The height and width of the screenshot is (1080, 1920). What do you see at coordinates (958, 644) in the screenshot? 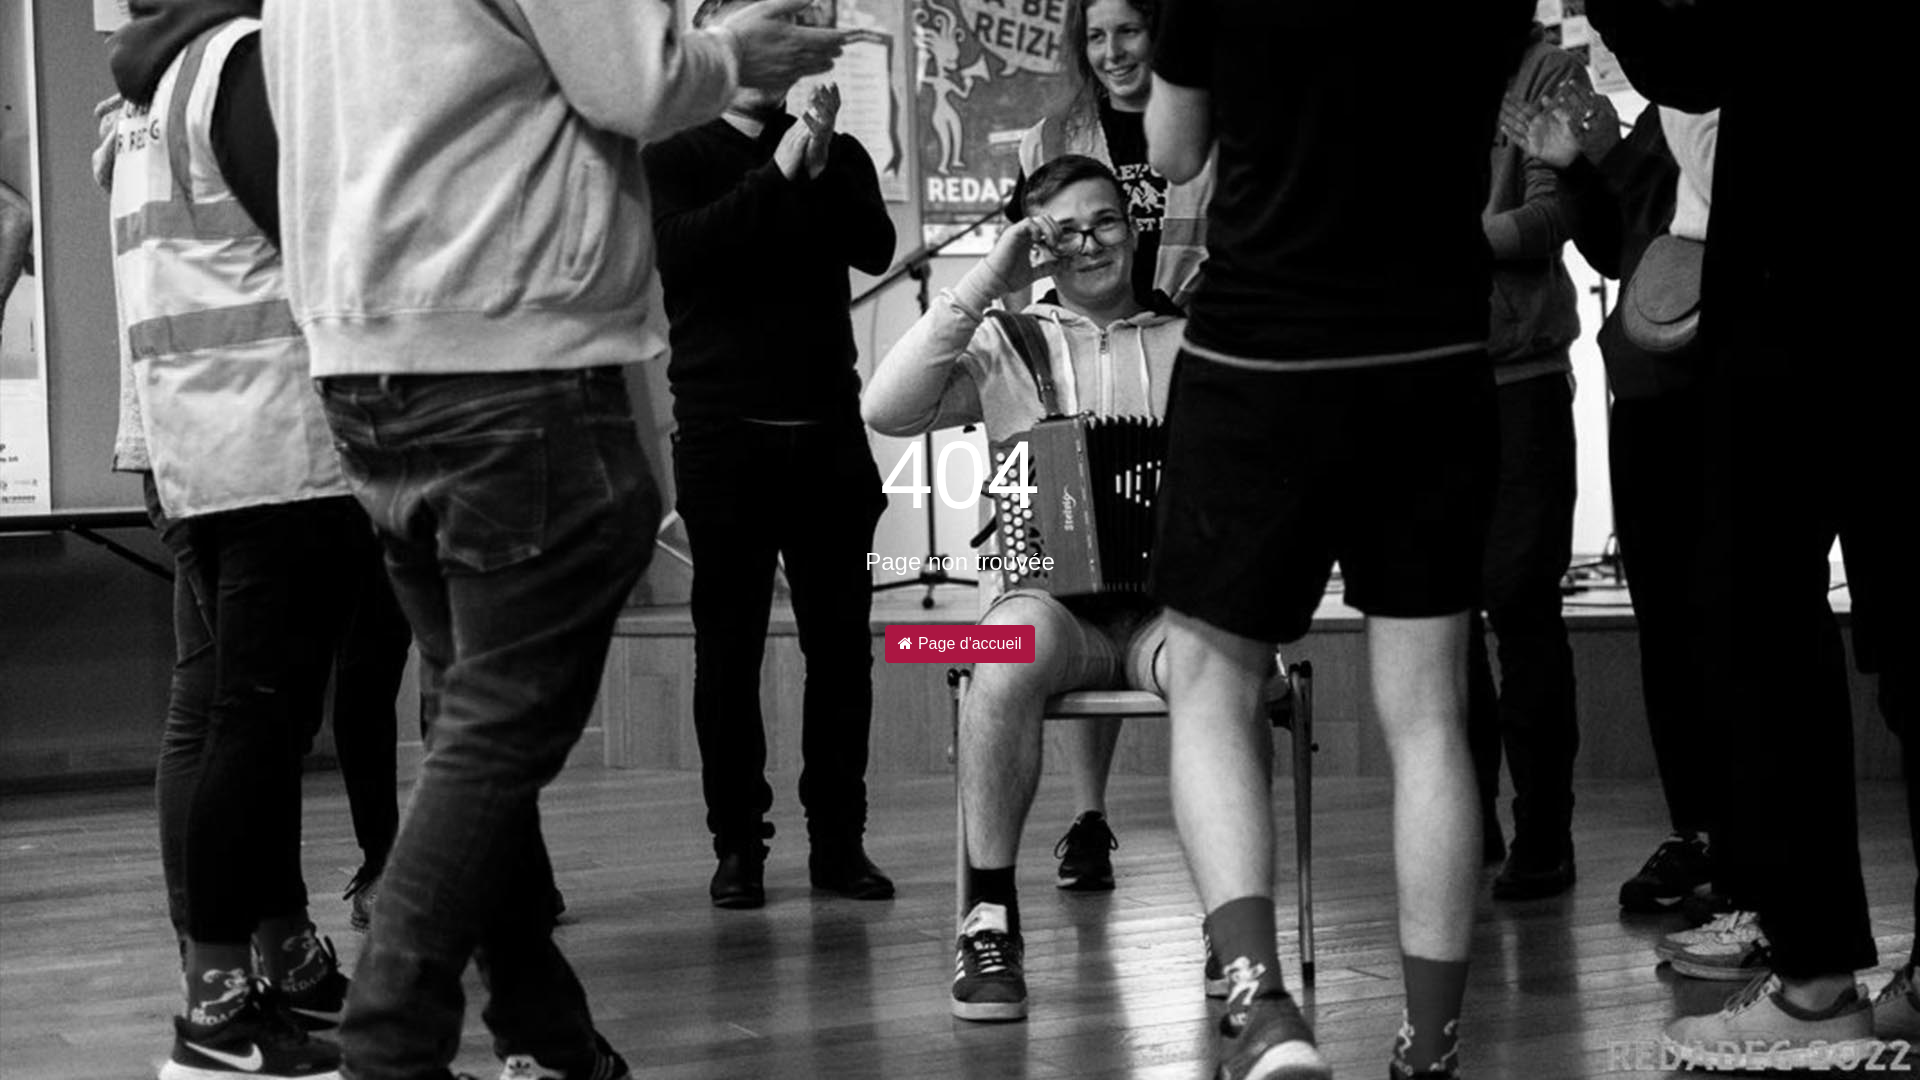
I see `'Page d'accueil'` at bounding box center [958, 644].